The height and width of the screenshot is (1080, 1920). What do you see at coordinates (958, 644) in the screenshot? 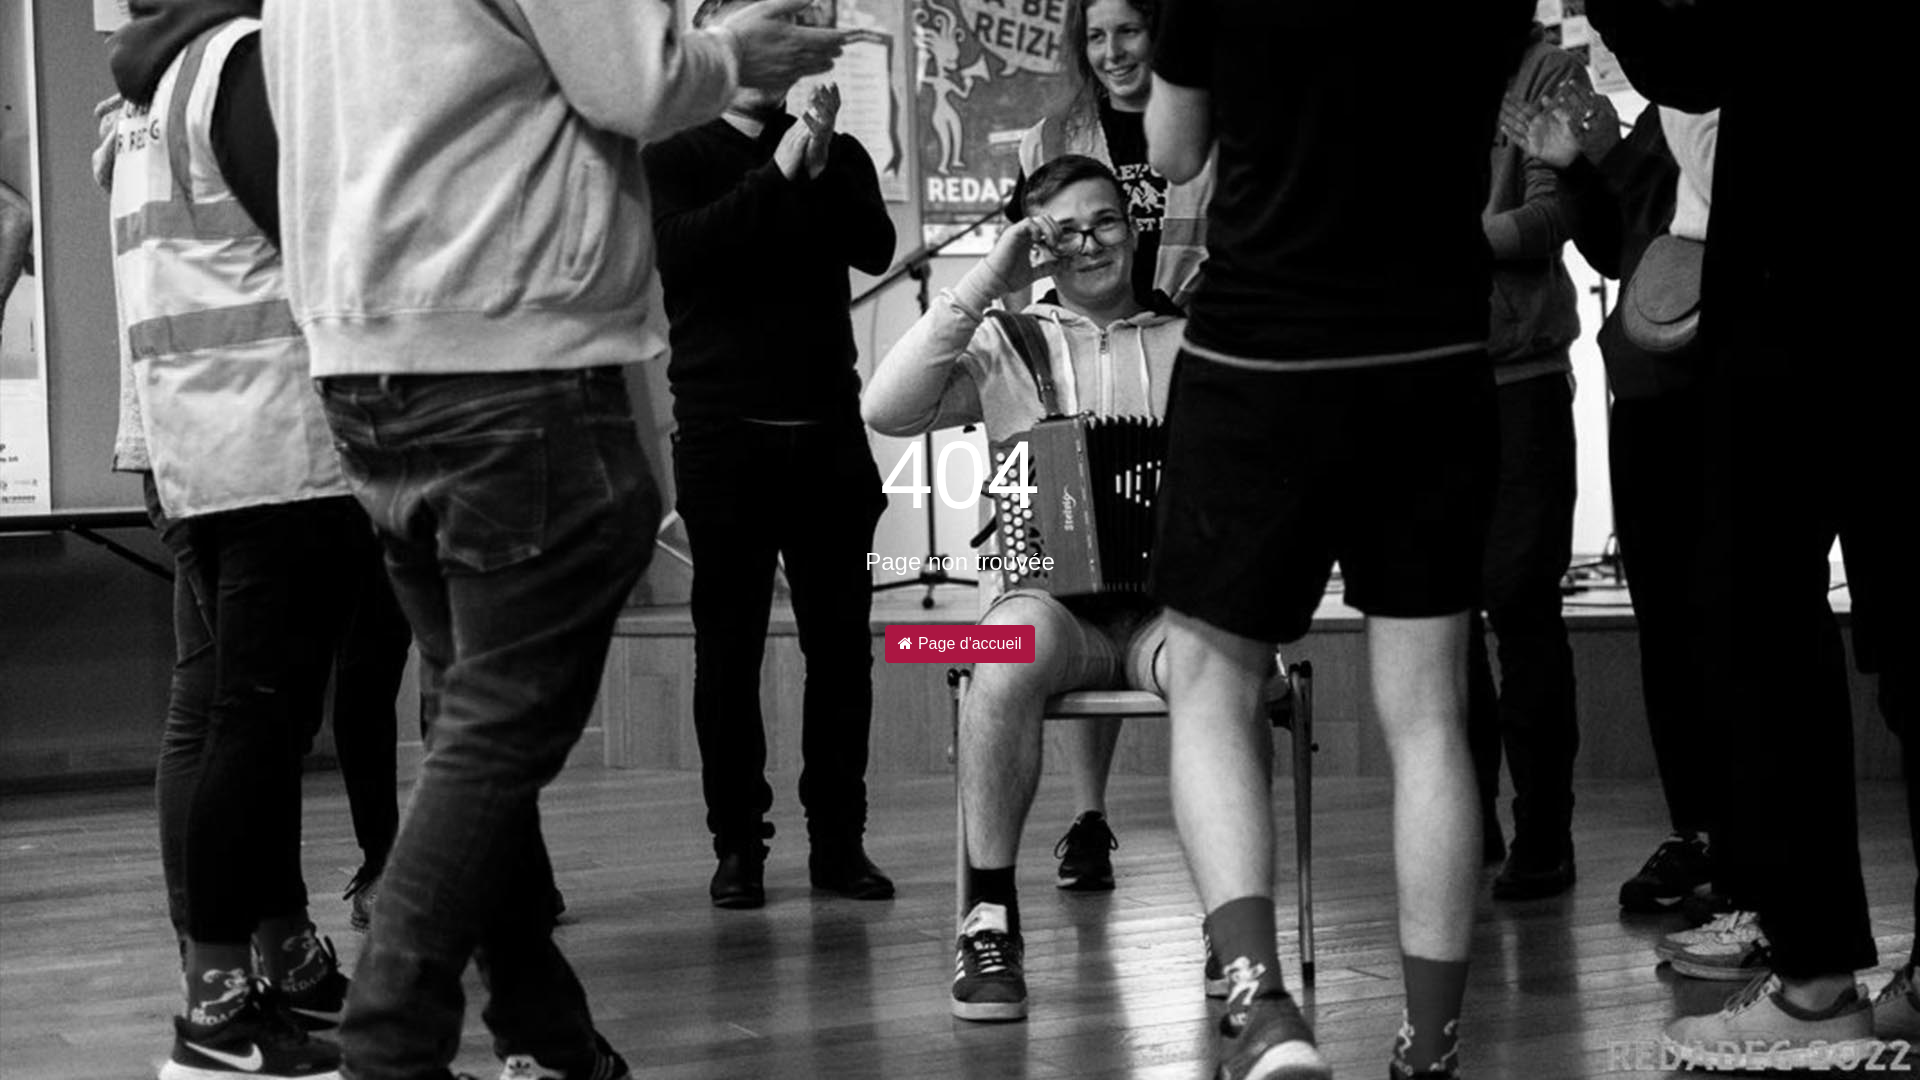
I see `'Page d'accueil'` at bounding box center [958, 644].